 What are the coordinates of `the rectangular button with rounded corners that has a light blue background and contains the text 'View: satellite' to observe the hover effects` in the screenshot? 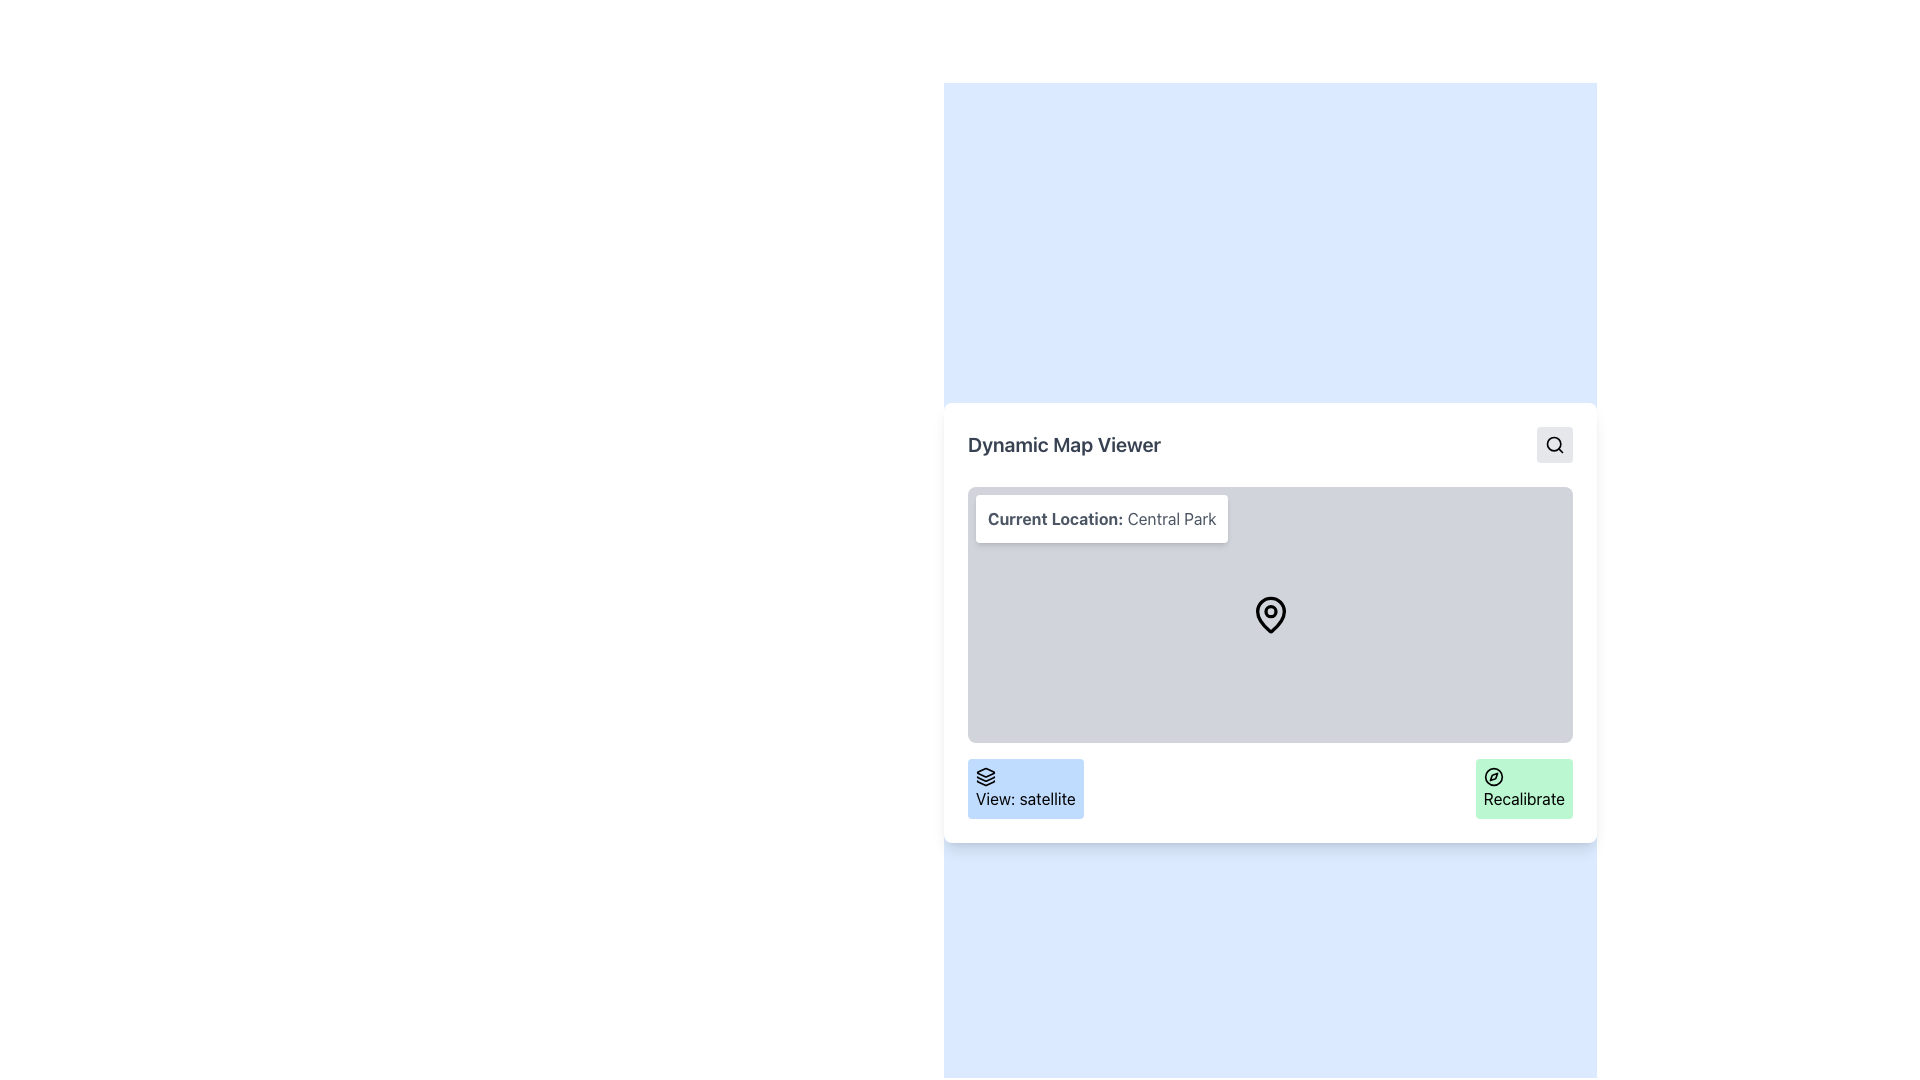 It's located at (1025, 788).